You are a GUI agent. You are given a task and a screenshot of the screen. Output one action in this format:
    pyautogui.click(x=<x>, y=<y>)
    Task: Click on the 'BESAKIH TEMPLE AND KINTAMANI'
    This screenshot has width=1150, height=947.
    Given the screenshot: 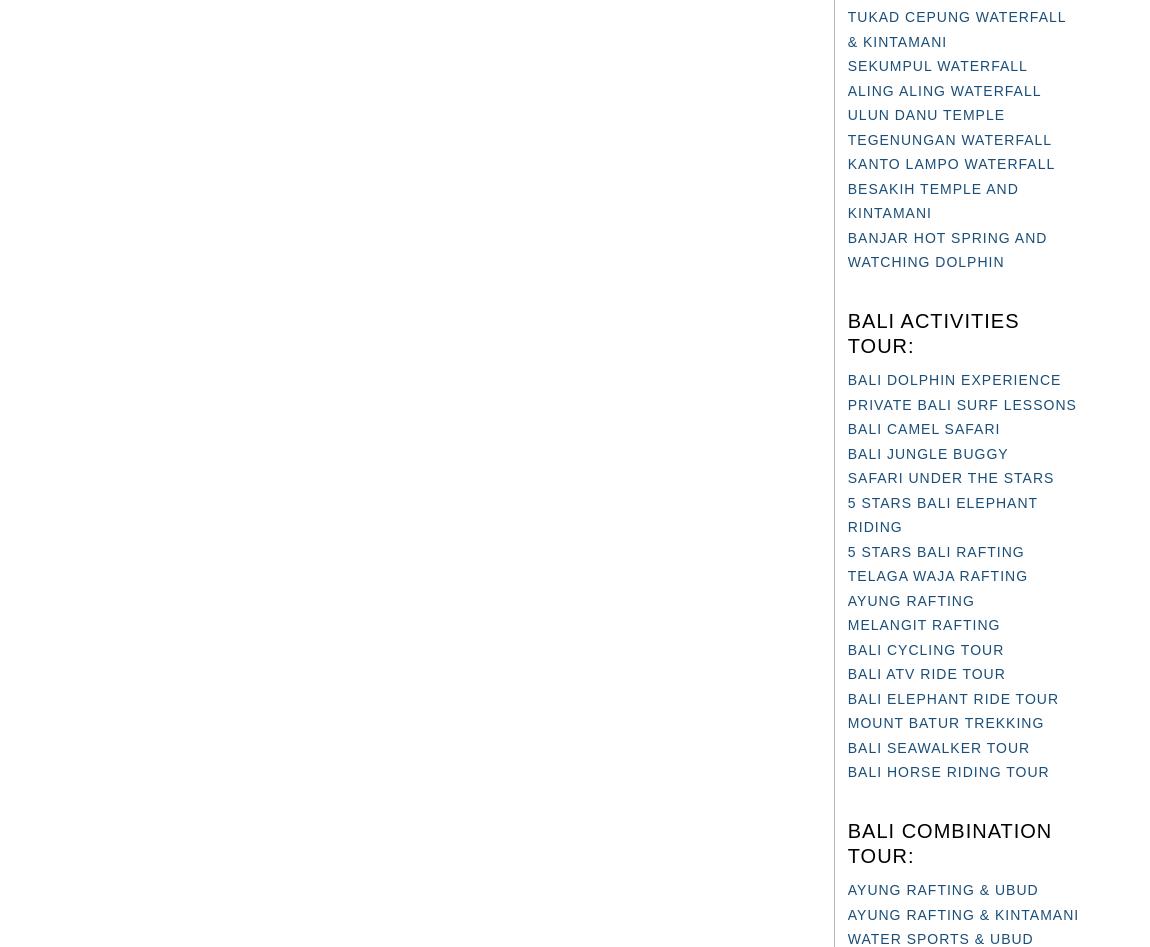 What is the action you would take?
    pyautogui.click(x=845, y=200)
    